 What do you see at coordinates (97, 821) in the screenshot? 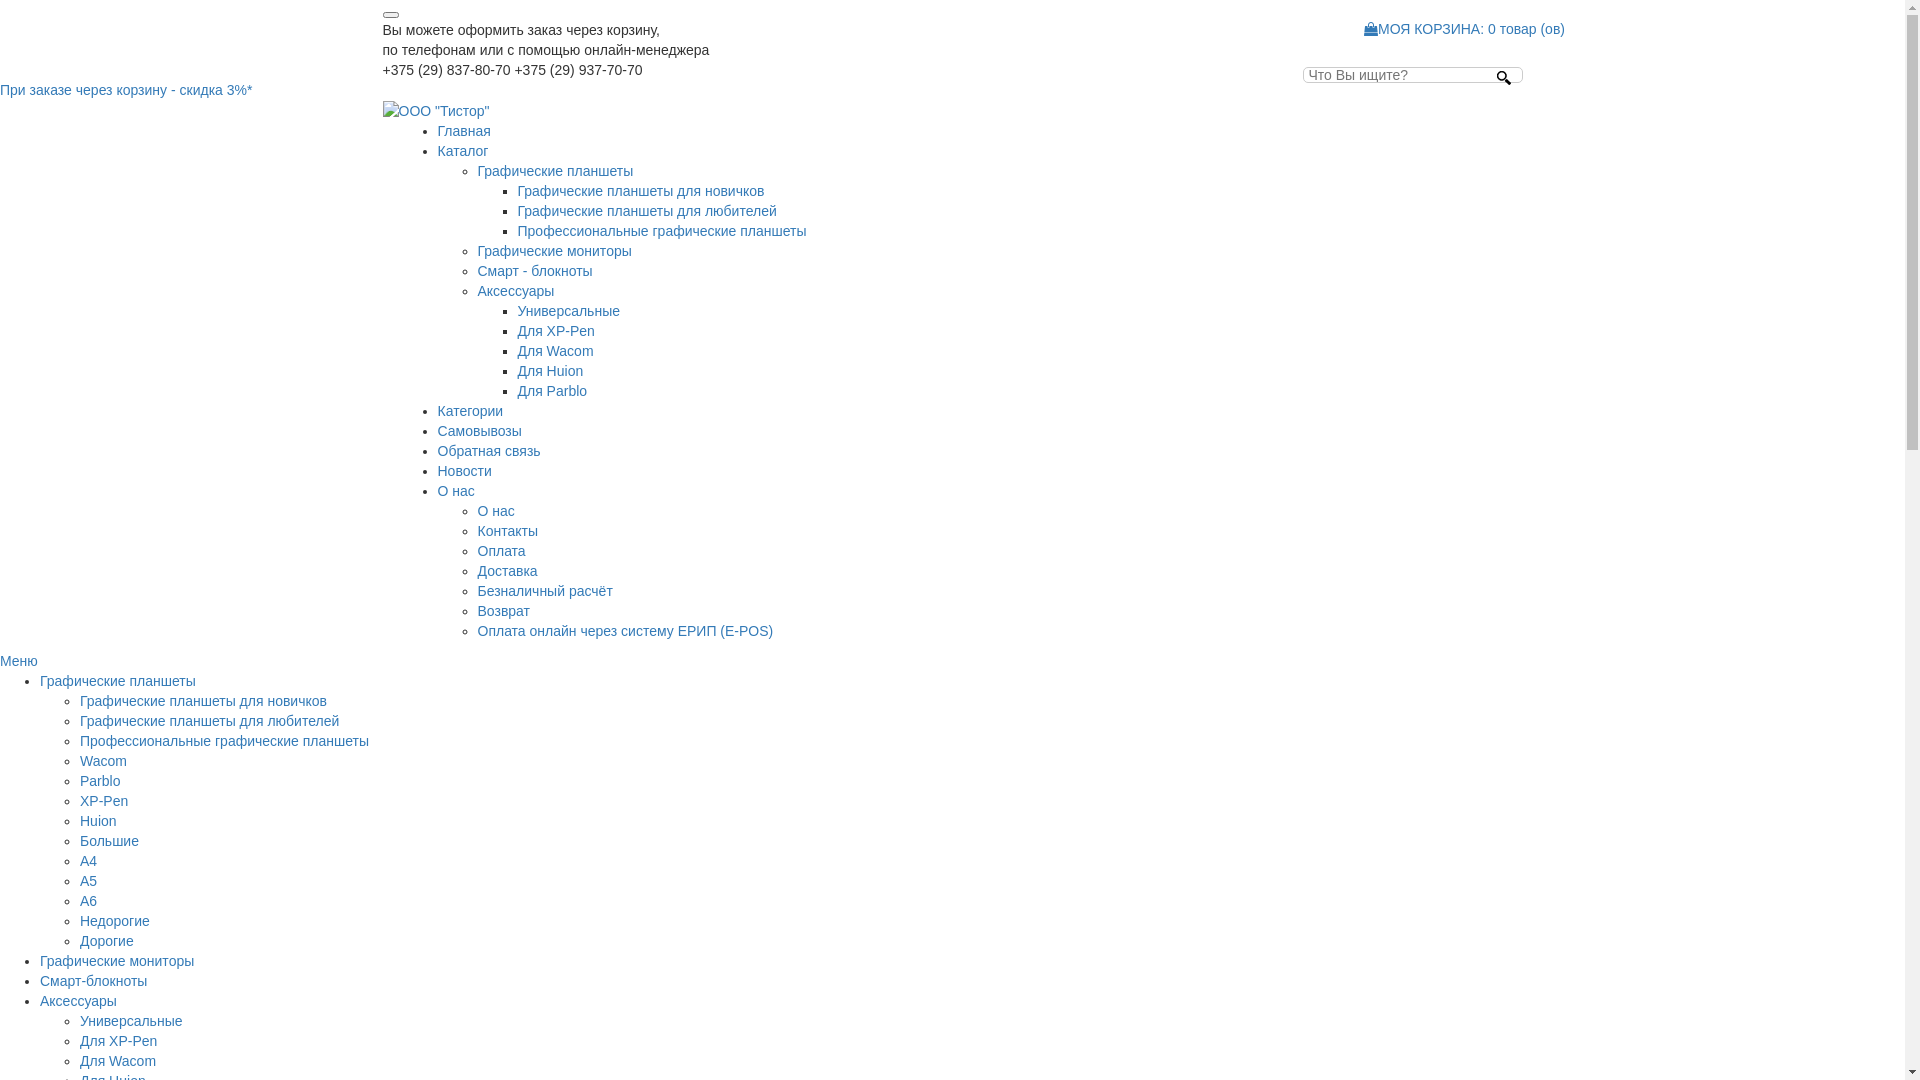
I see `'Huion'` at bounding box center [97, 821].